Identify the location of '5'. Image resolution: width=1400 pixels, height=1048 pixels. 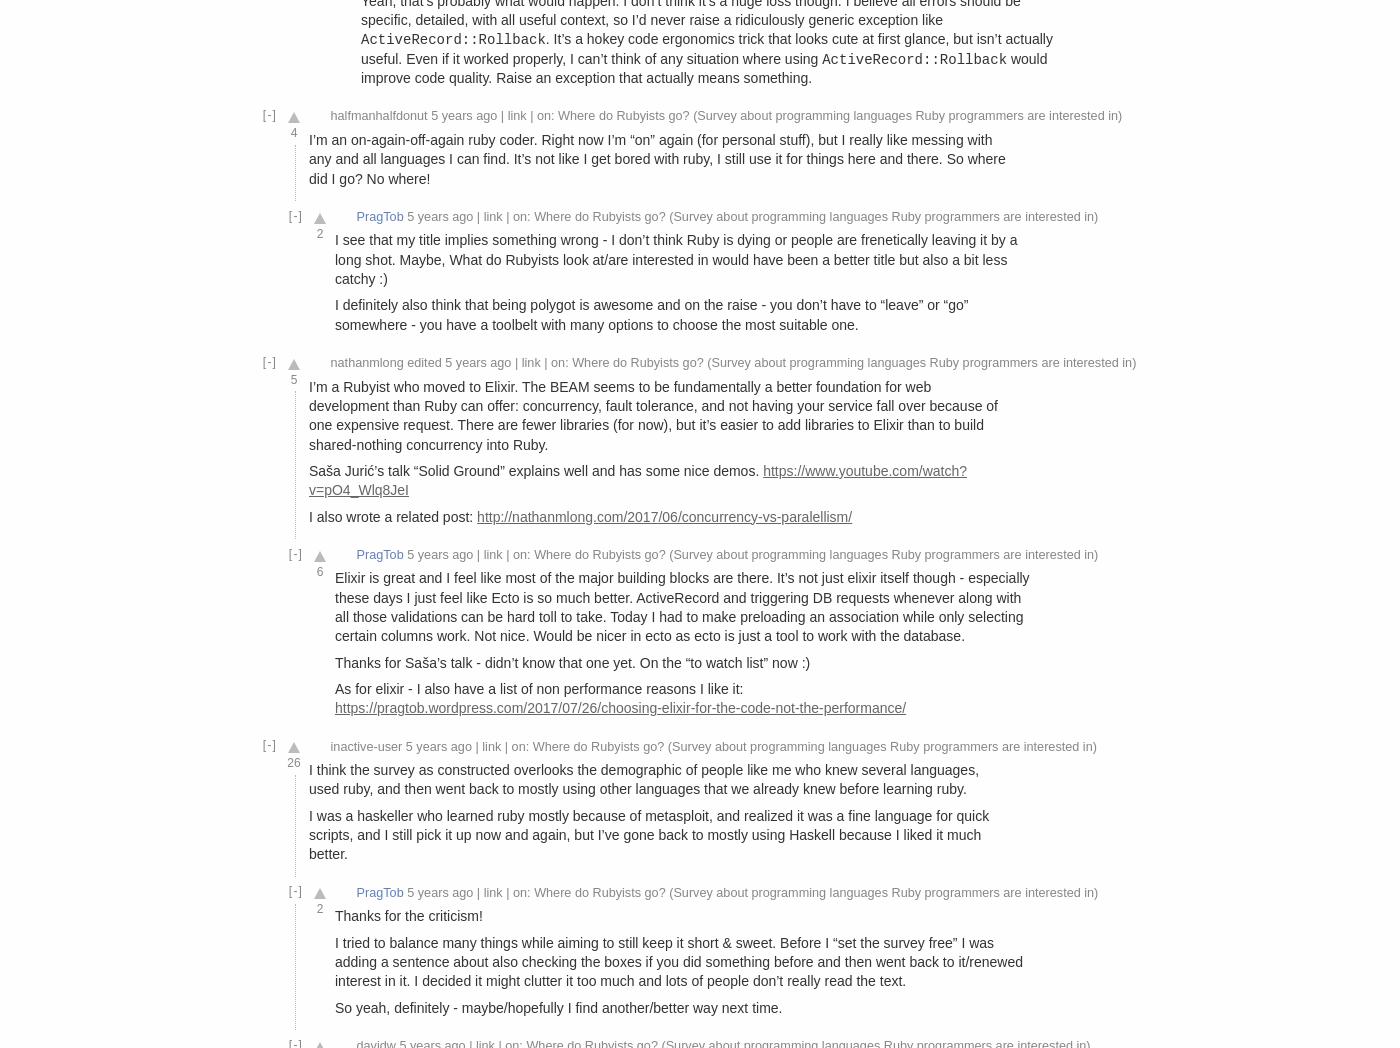
(293, 377).